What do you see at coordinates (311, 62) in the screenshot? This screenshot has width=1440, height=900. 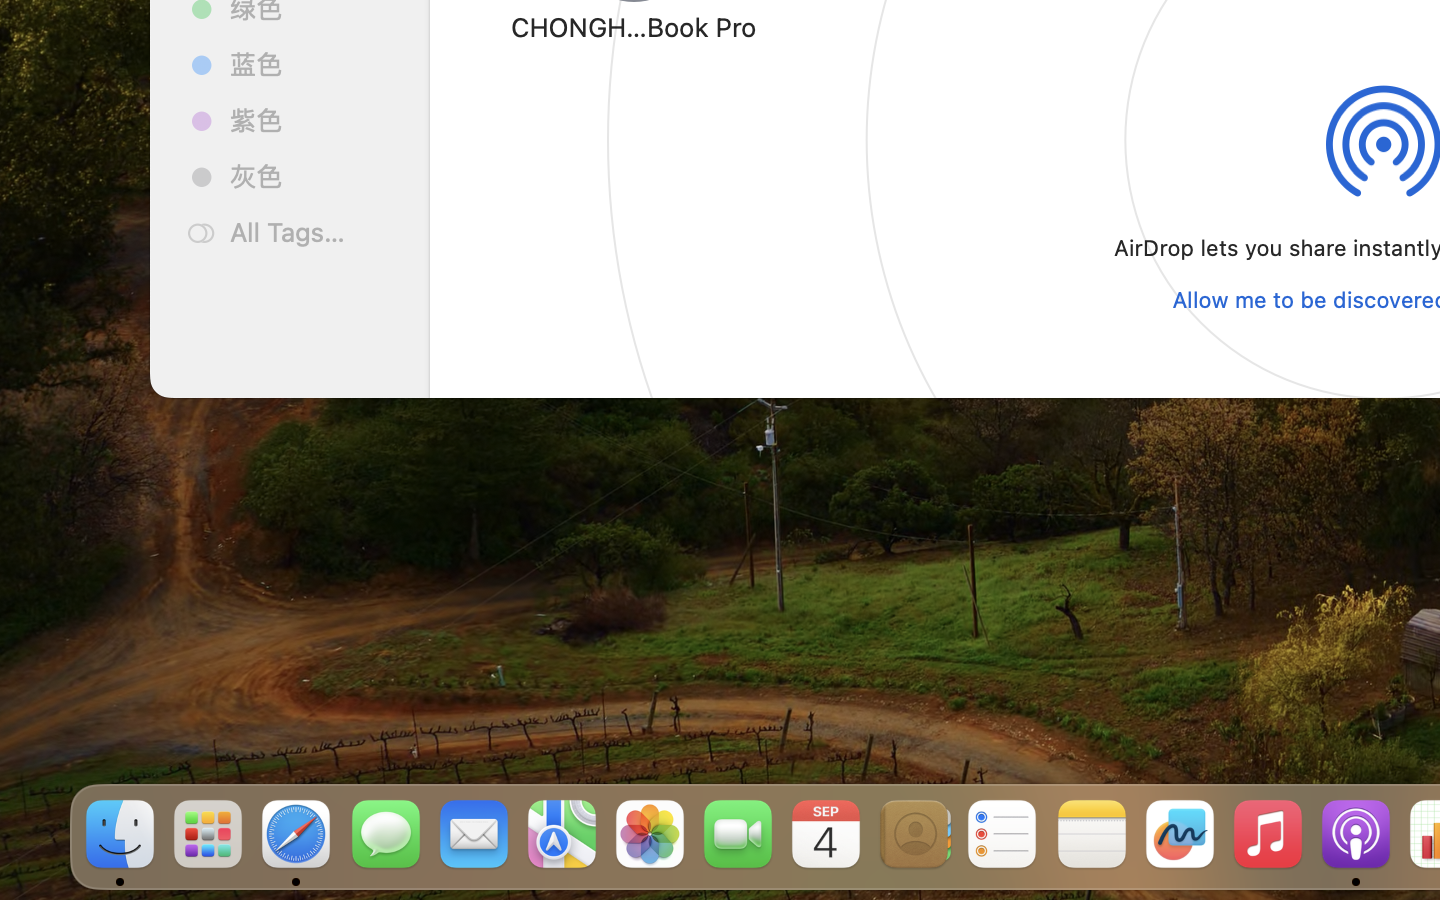 I see `'蓝色'` at bounding box center [311, 62].